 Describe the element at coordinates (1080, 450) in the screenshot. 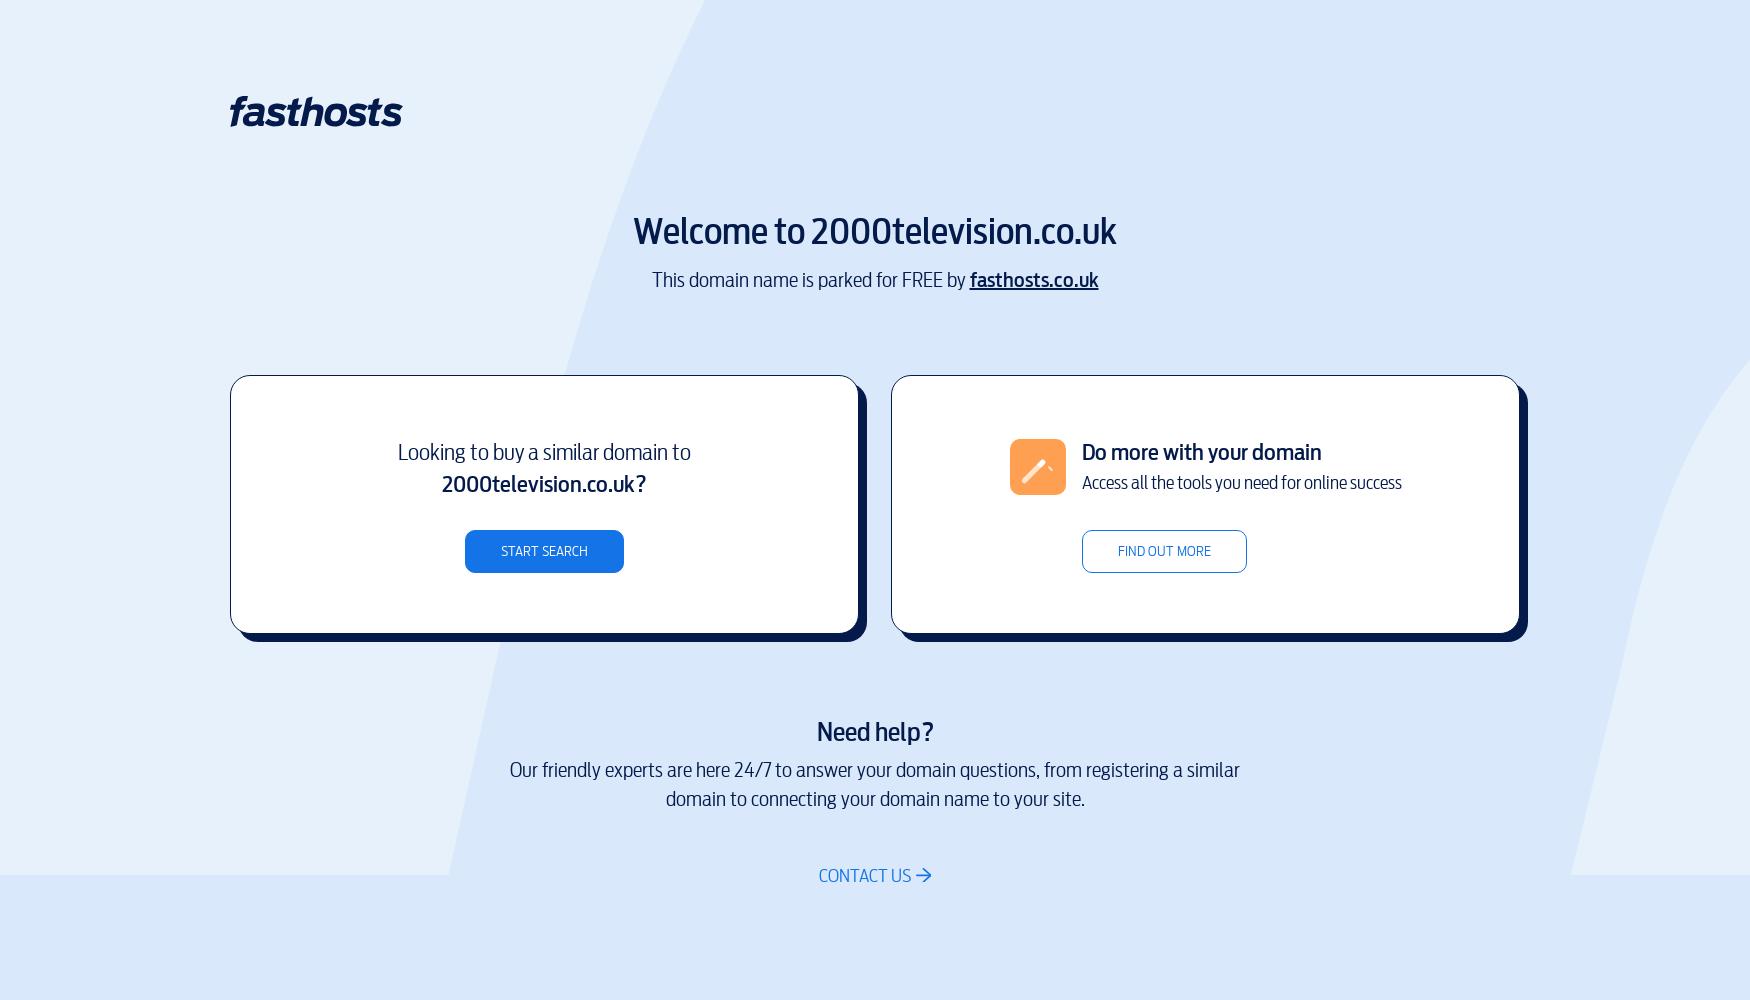

I see `'Do more with your domain'` at that location.